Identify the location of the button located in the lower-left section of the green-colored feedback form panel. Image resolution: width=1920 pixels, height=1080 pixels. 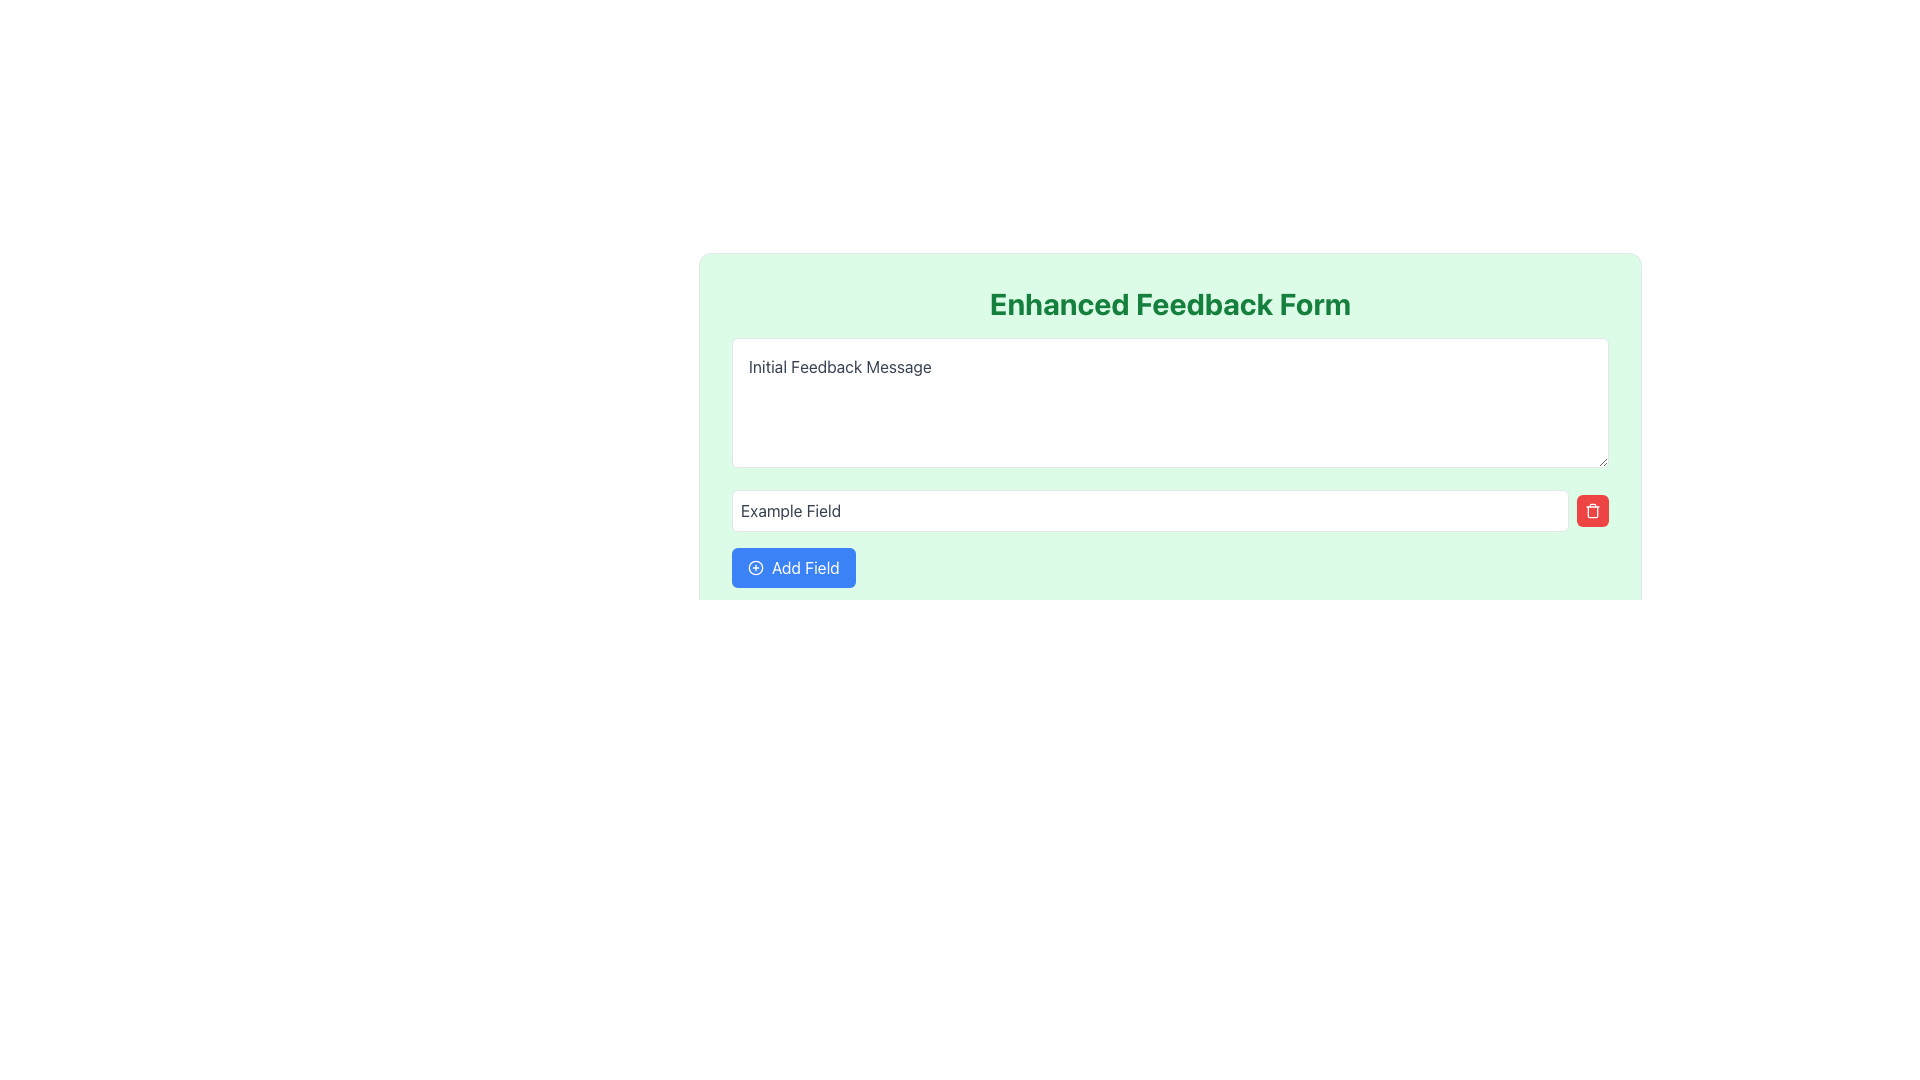
(792, 567).